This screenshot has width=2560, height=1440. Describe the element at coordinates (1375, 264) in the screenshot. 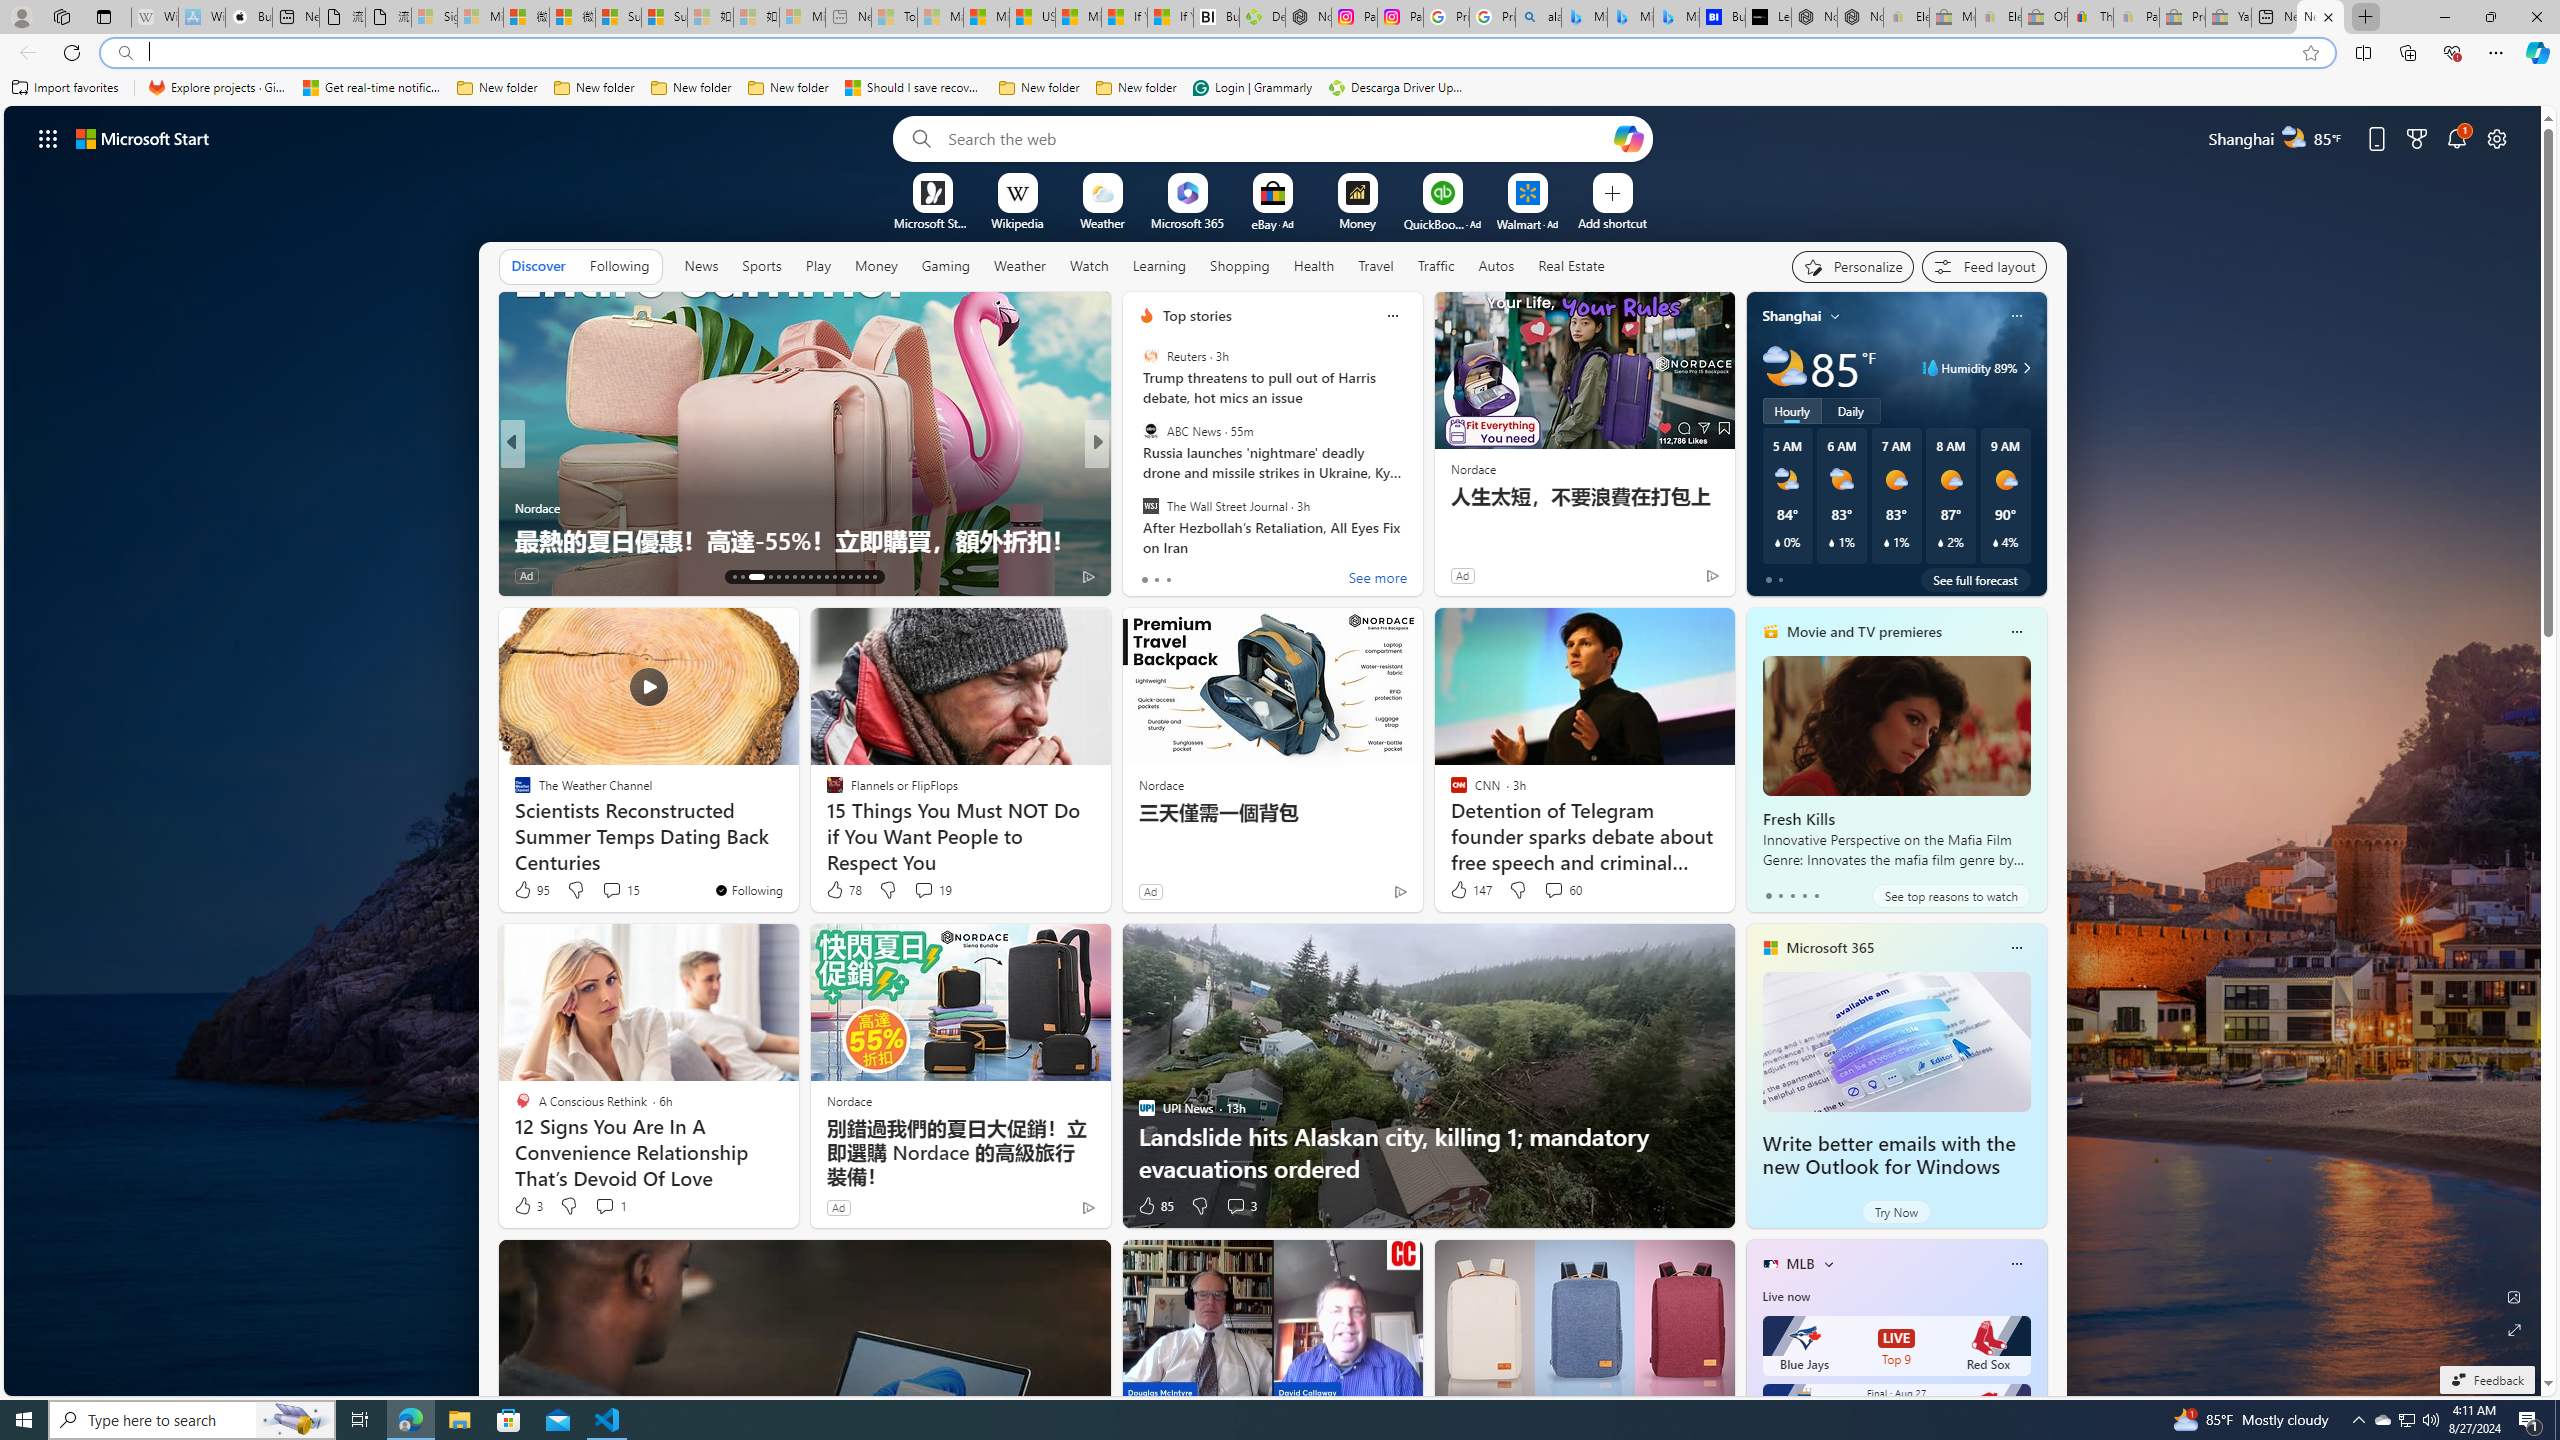

I see `'Travel'` at that location.